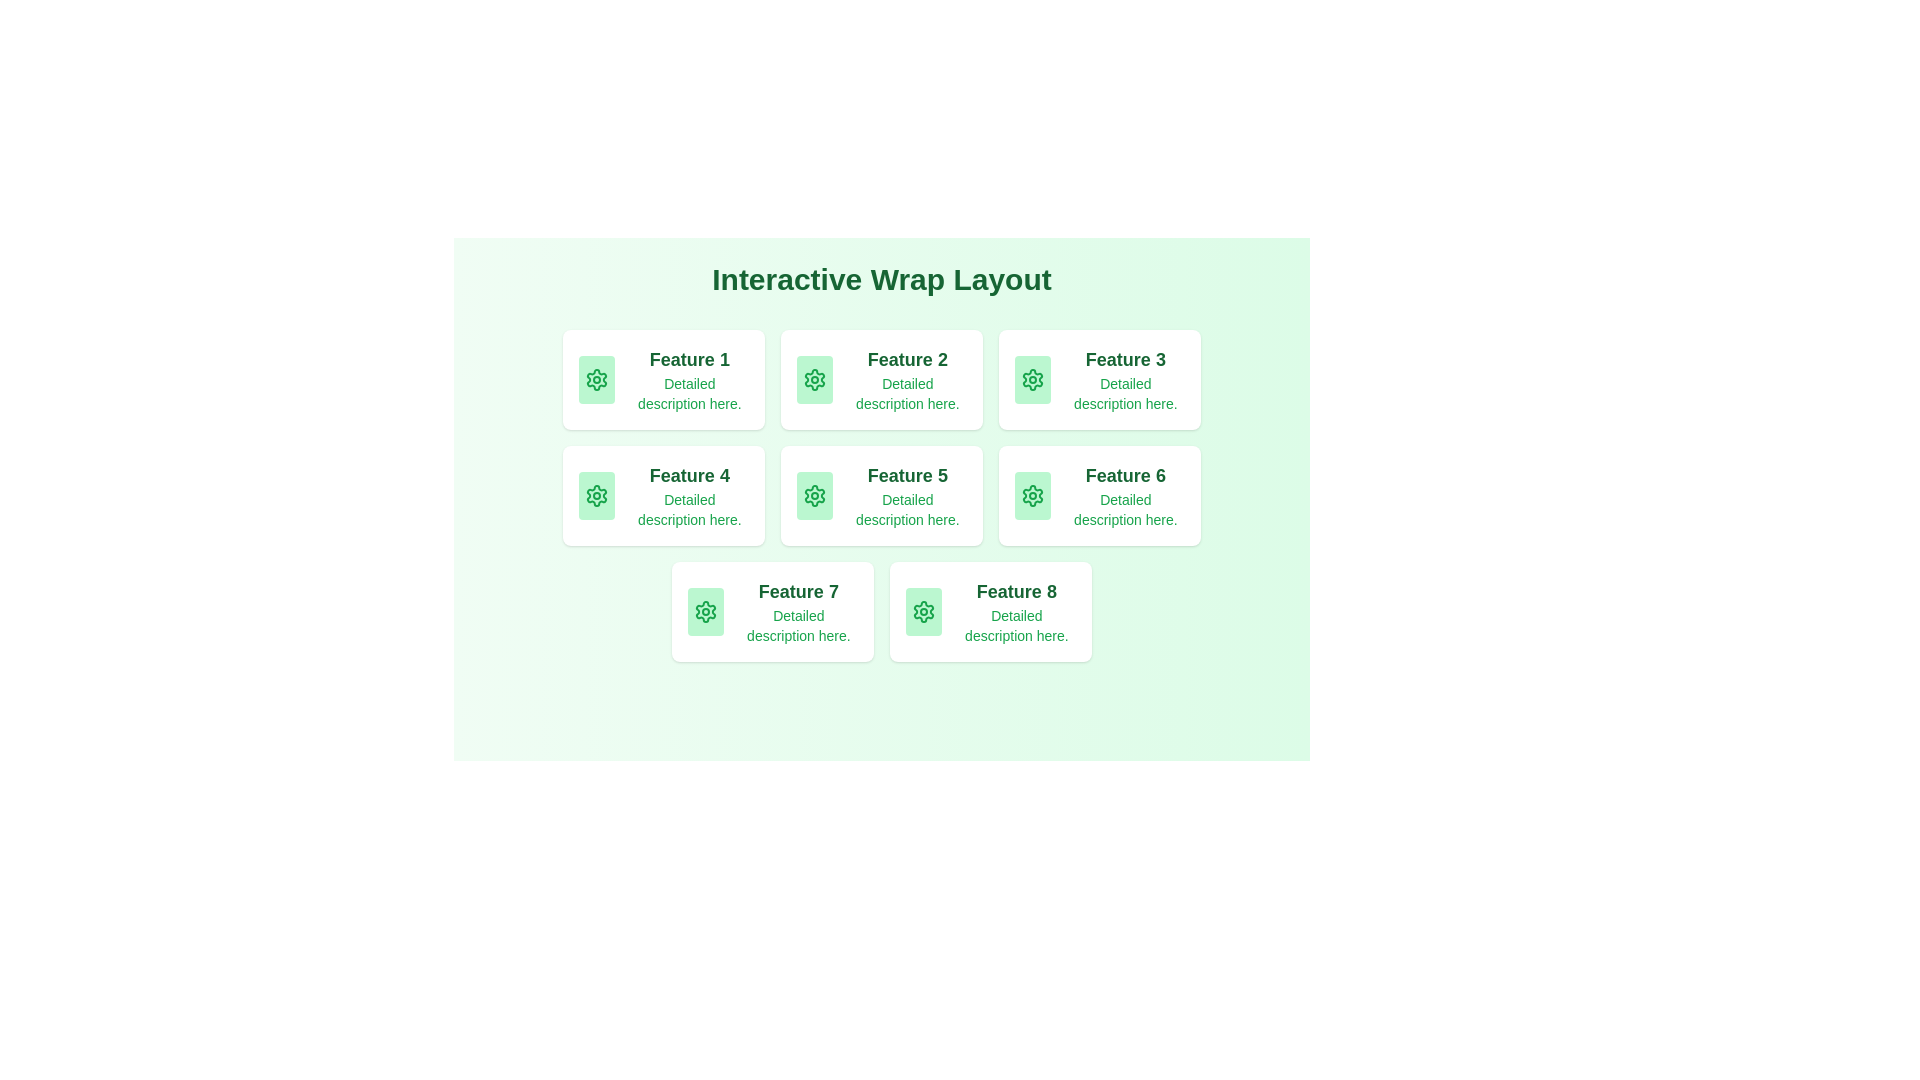 This screenshot has width=1920, height=1080. What do you see at coordinates (1125, 475) in the screenshot?
I see `the Text Label element that serves as a title for a feature description block, located in the third row, second column of the grid layout` at bounding box center [1125, 475].